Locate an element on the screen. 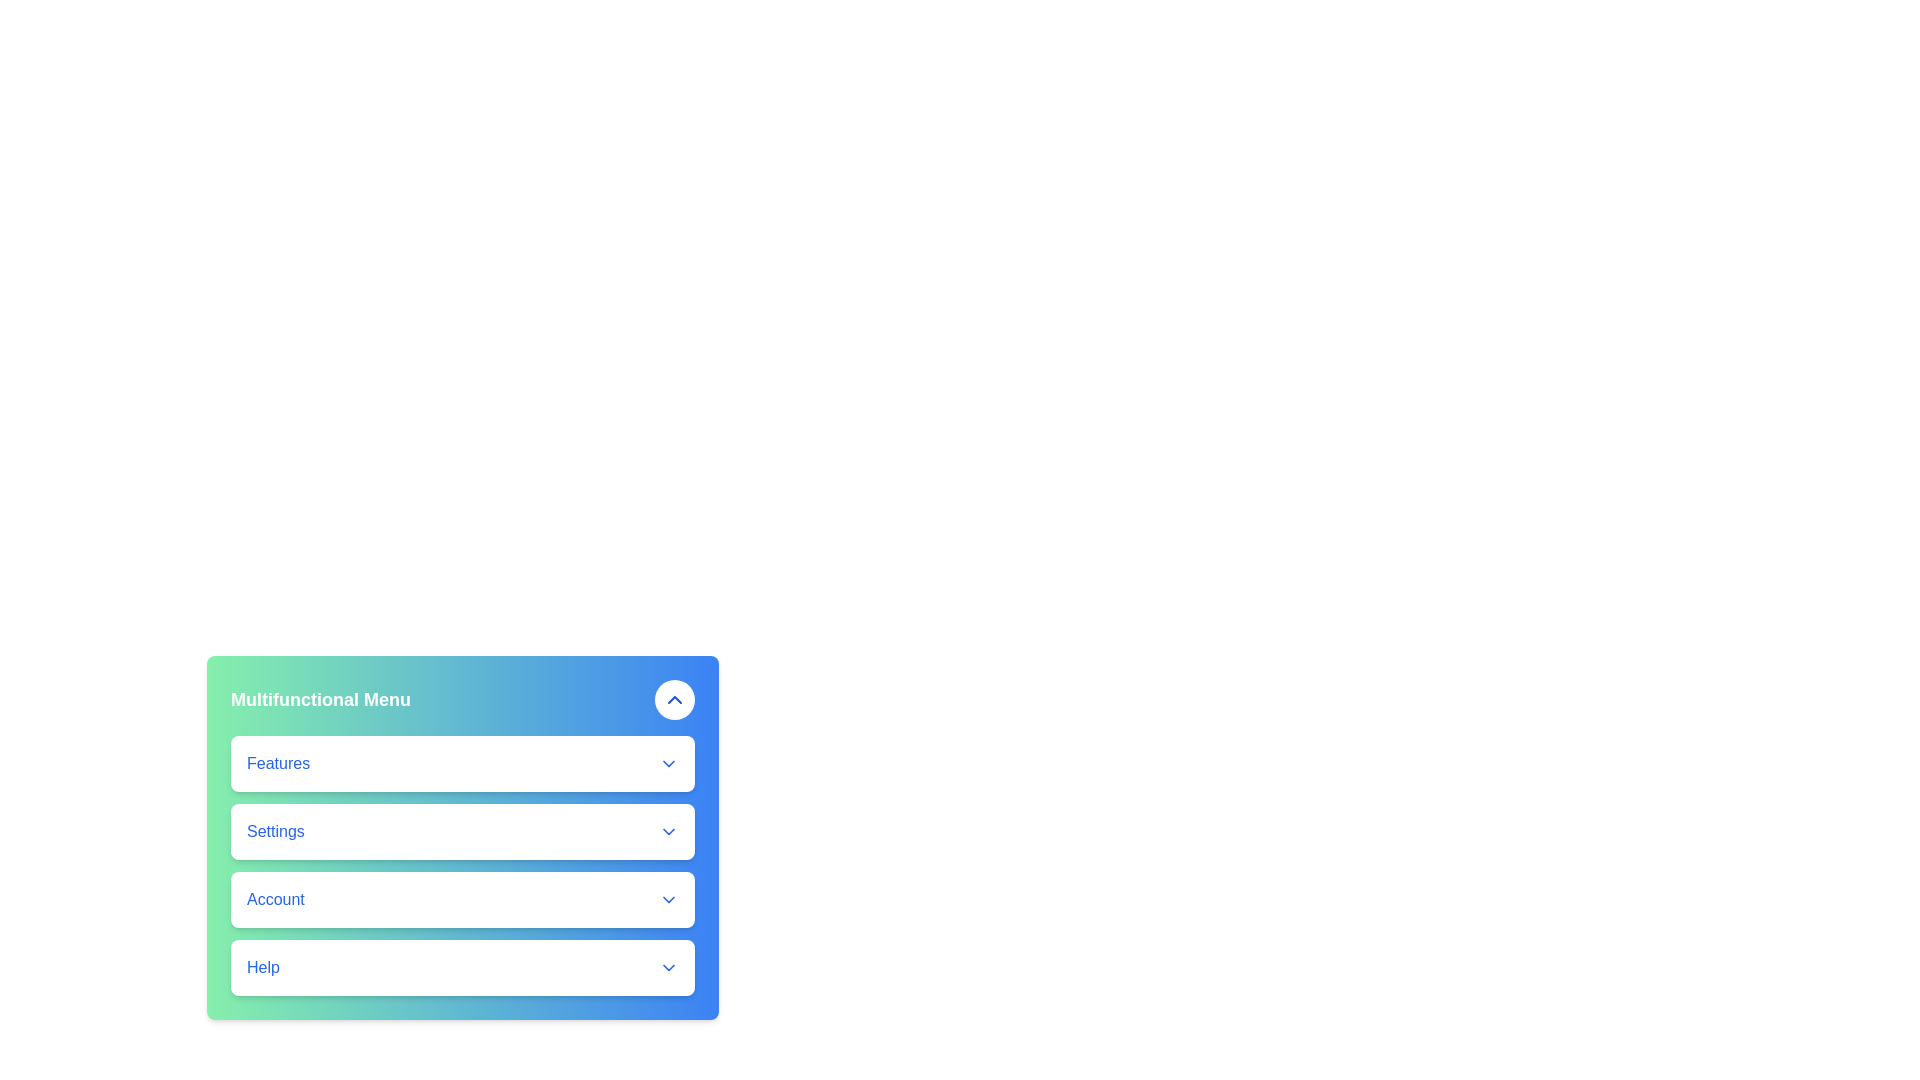  the 'Account' dropdown menu trigger is located at coordinates (461, 898).